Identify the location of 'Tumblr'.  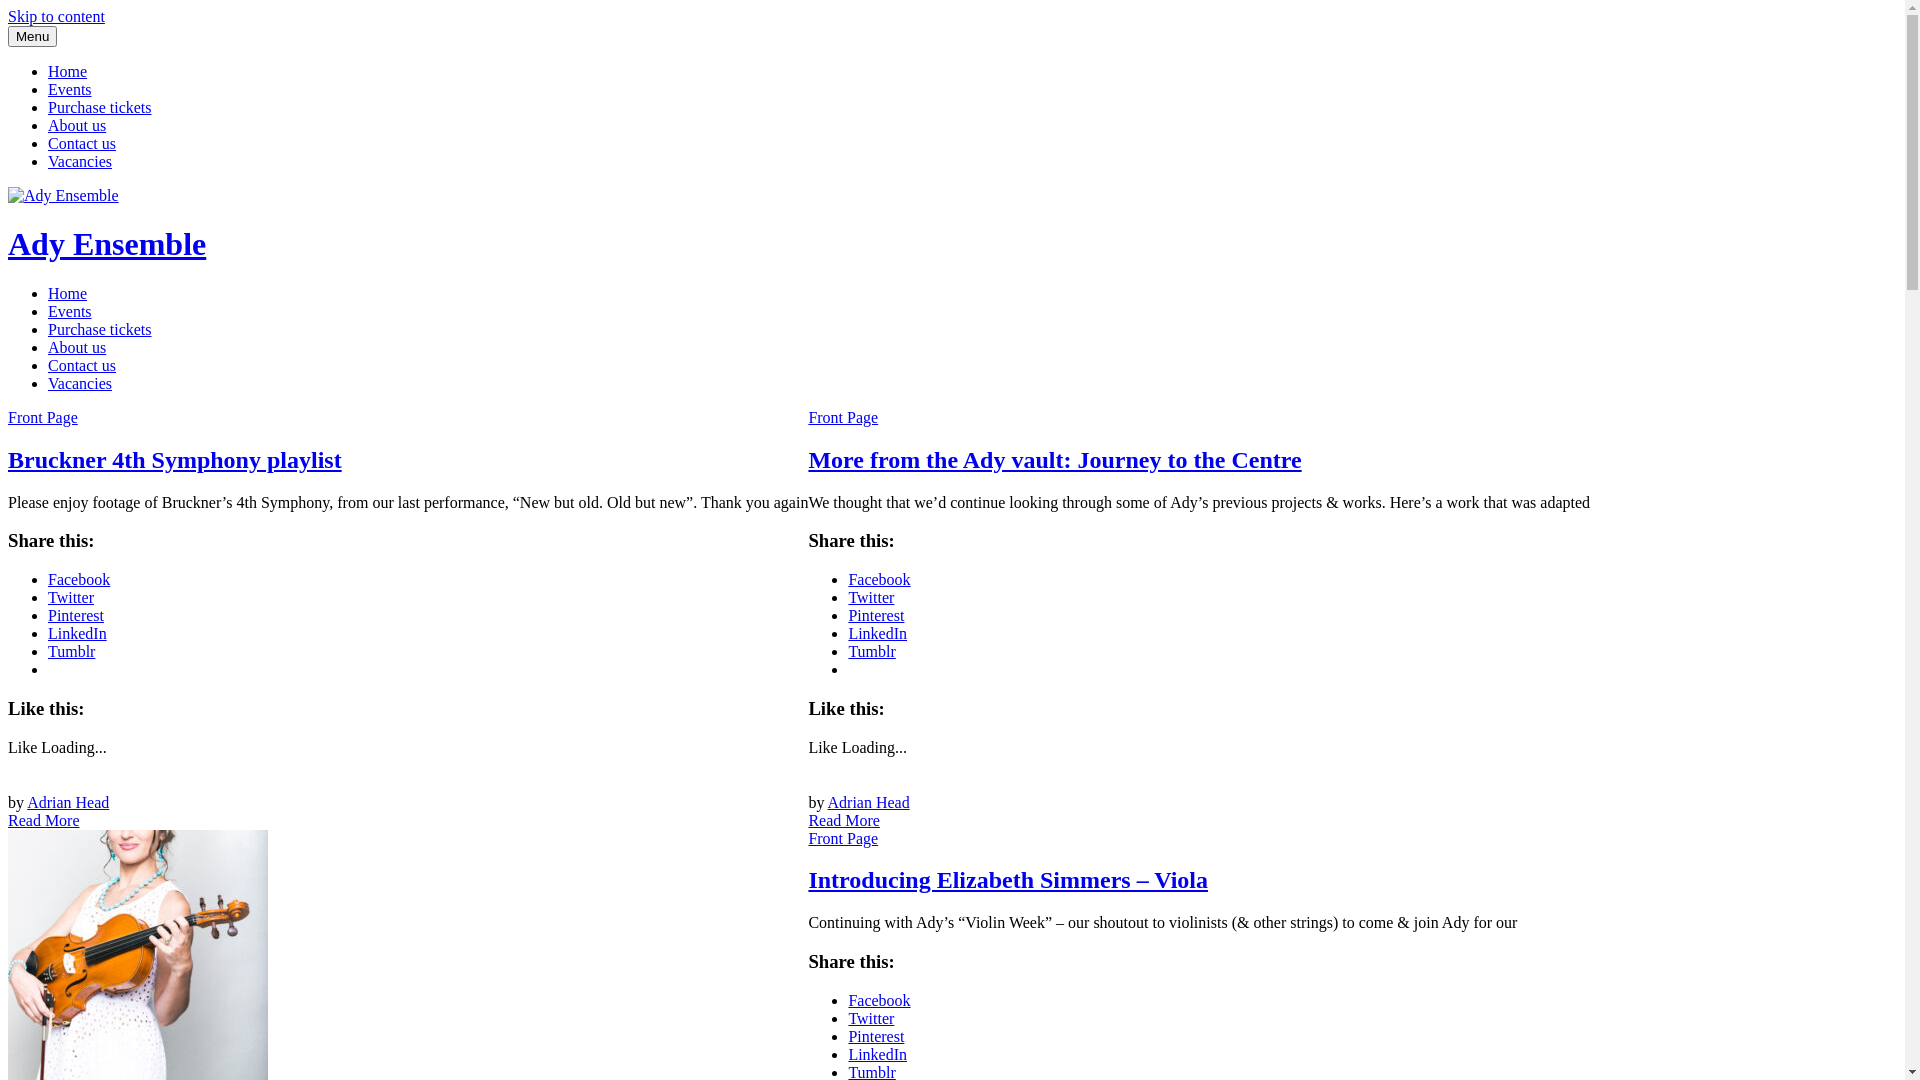
(871, 651).